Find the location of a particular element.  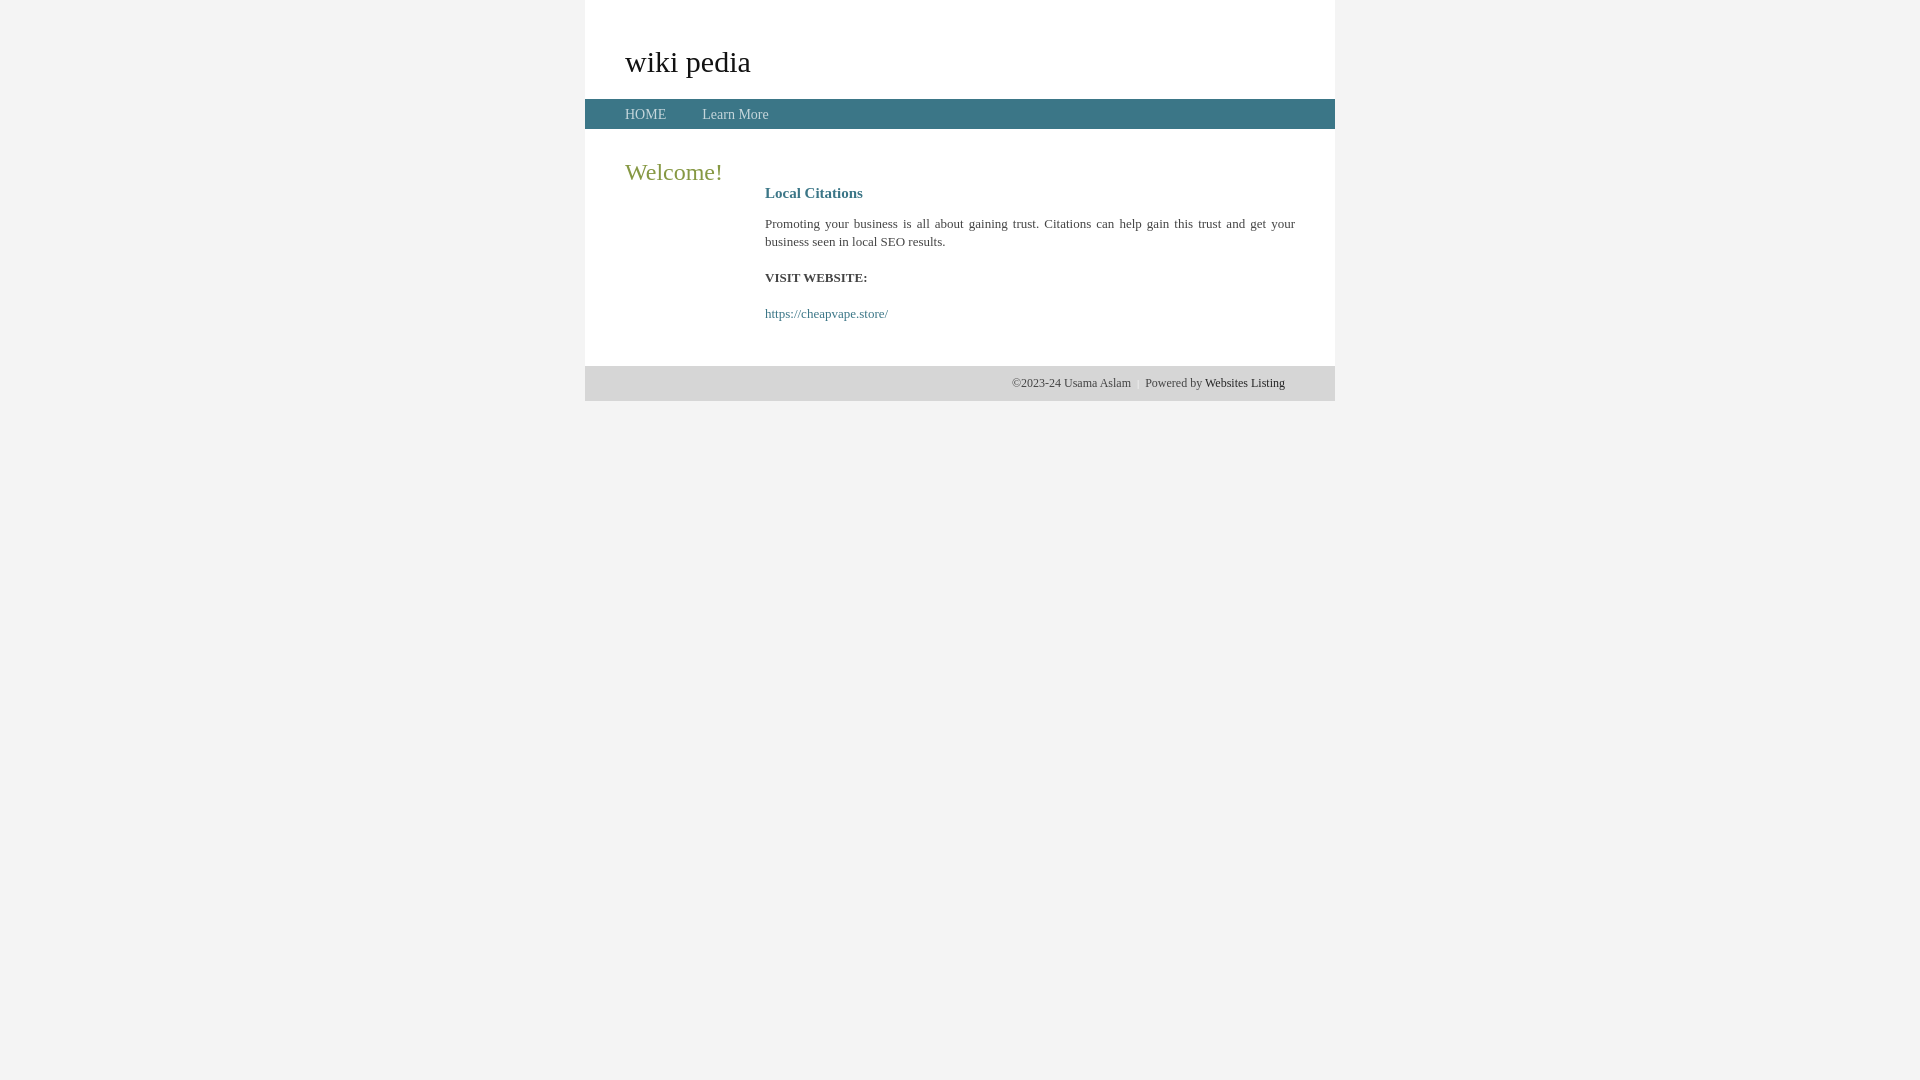

'https://cheapvape.store/' is located at coordinates (826, 313).